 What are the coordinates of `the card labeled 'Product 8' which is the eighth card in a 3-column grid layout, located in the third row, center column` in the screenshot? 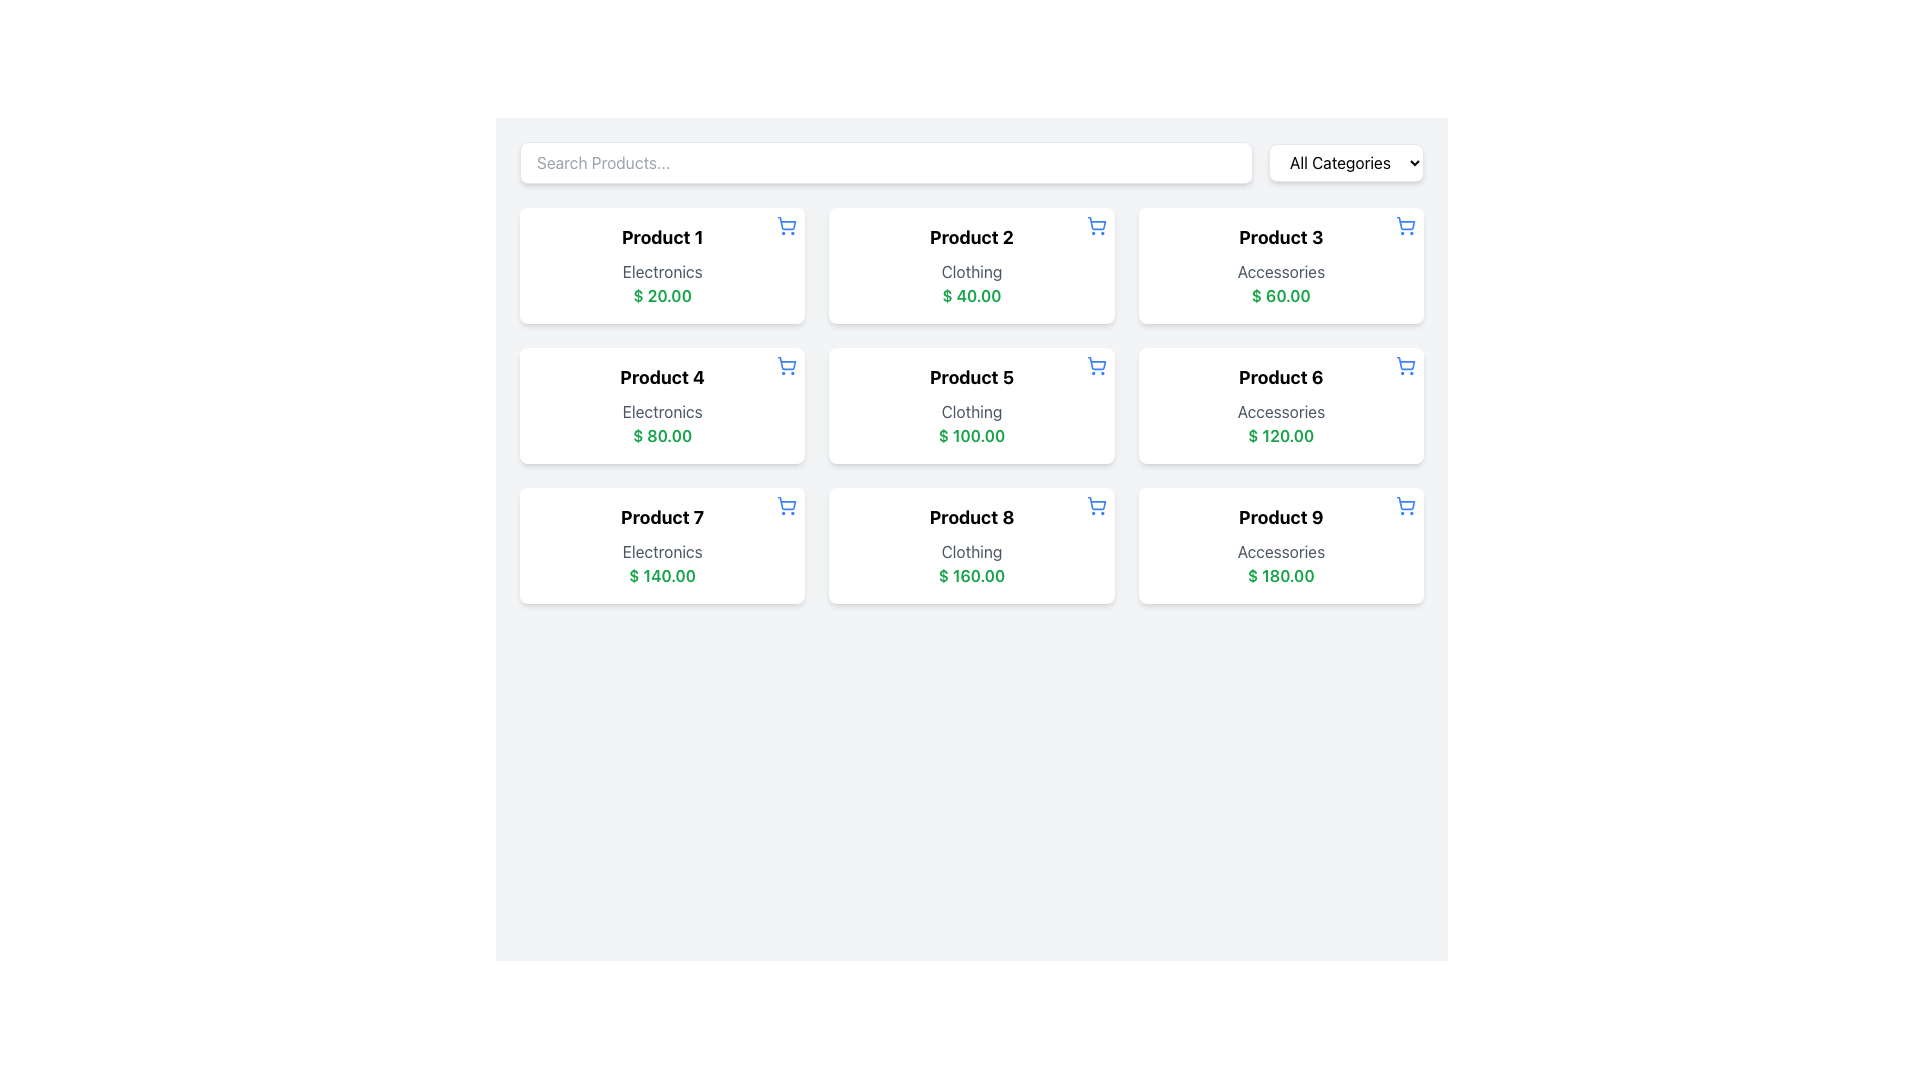 It's located at (971, 546).